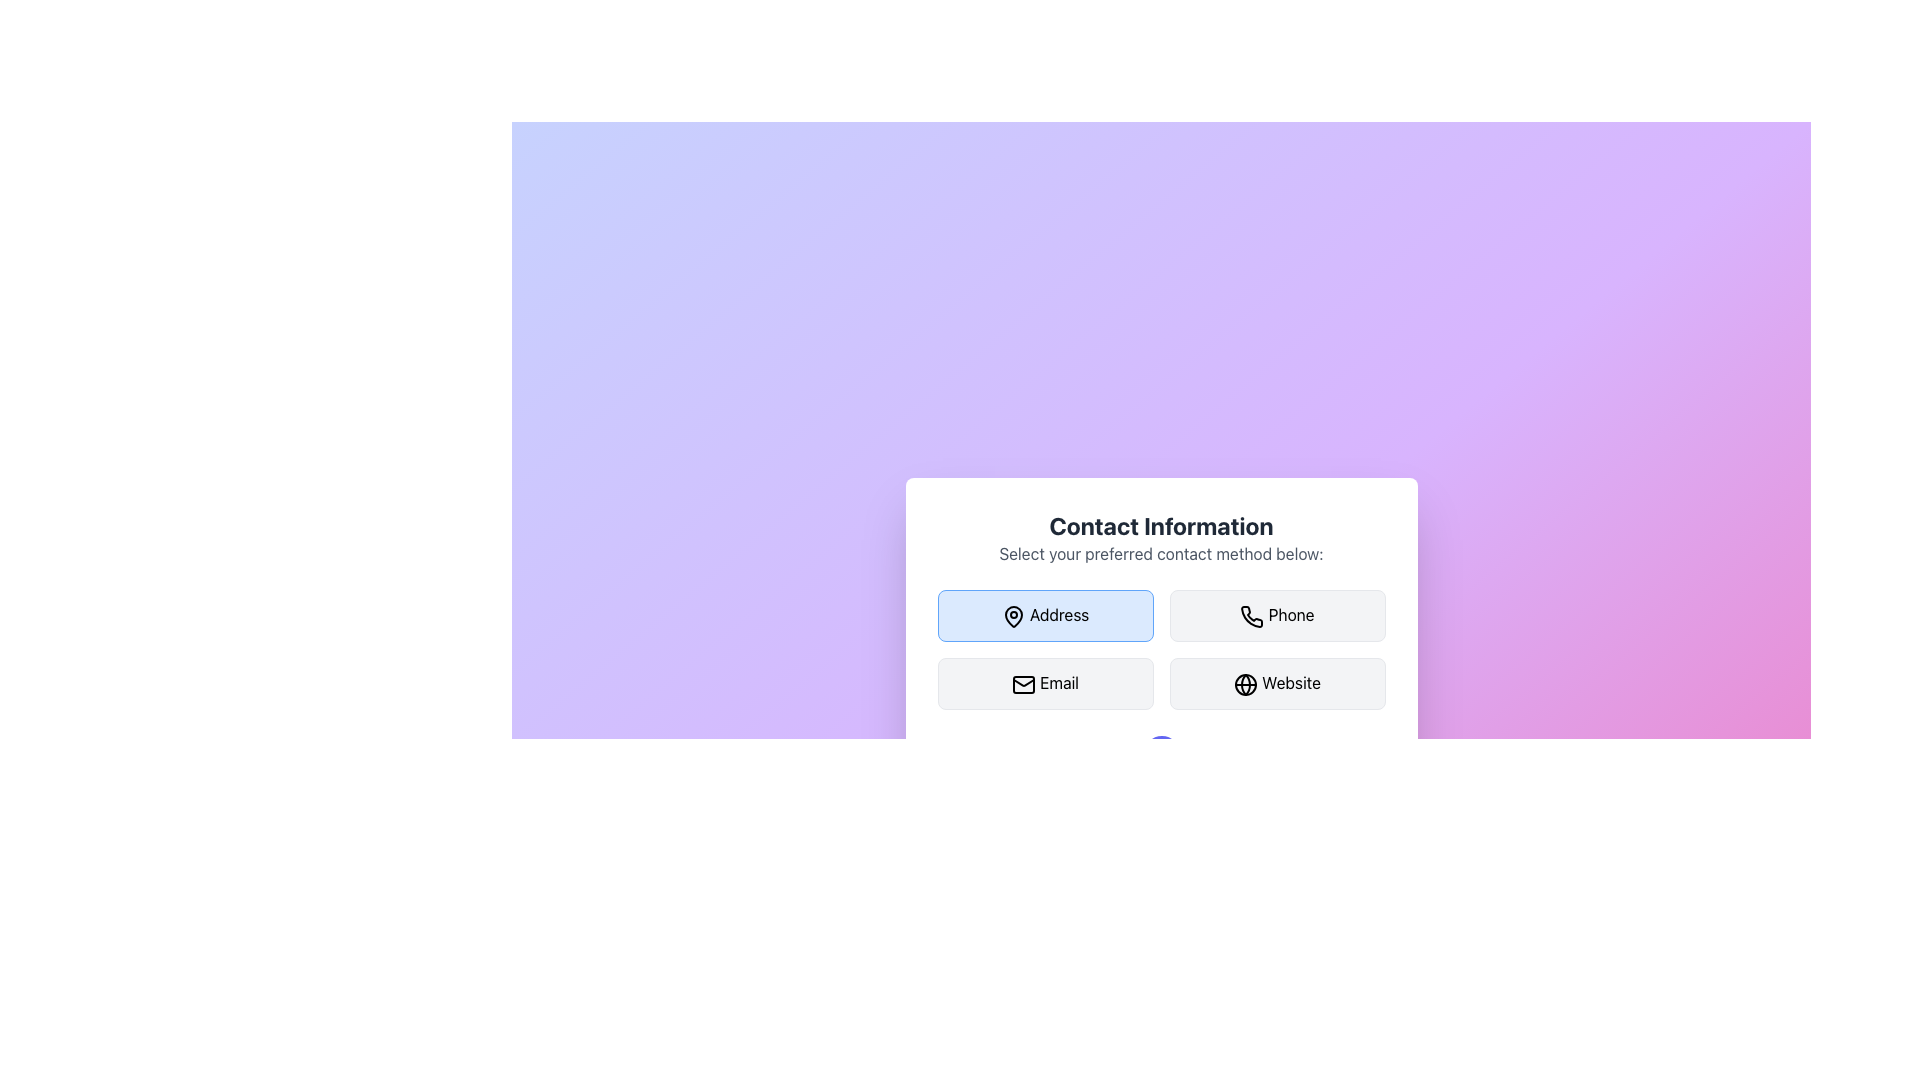  What do you see at coordinates (1044, 682) in the screenshot?
I see `the button labeled 'Email', which has a light gray background, rounded corners, and an envelope icon, located in the lower-left section of a grid of buttons` at bounding box center [1044, 682].